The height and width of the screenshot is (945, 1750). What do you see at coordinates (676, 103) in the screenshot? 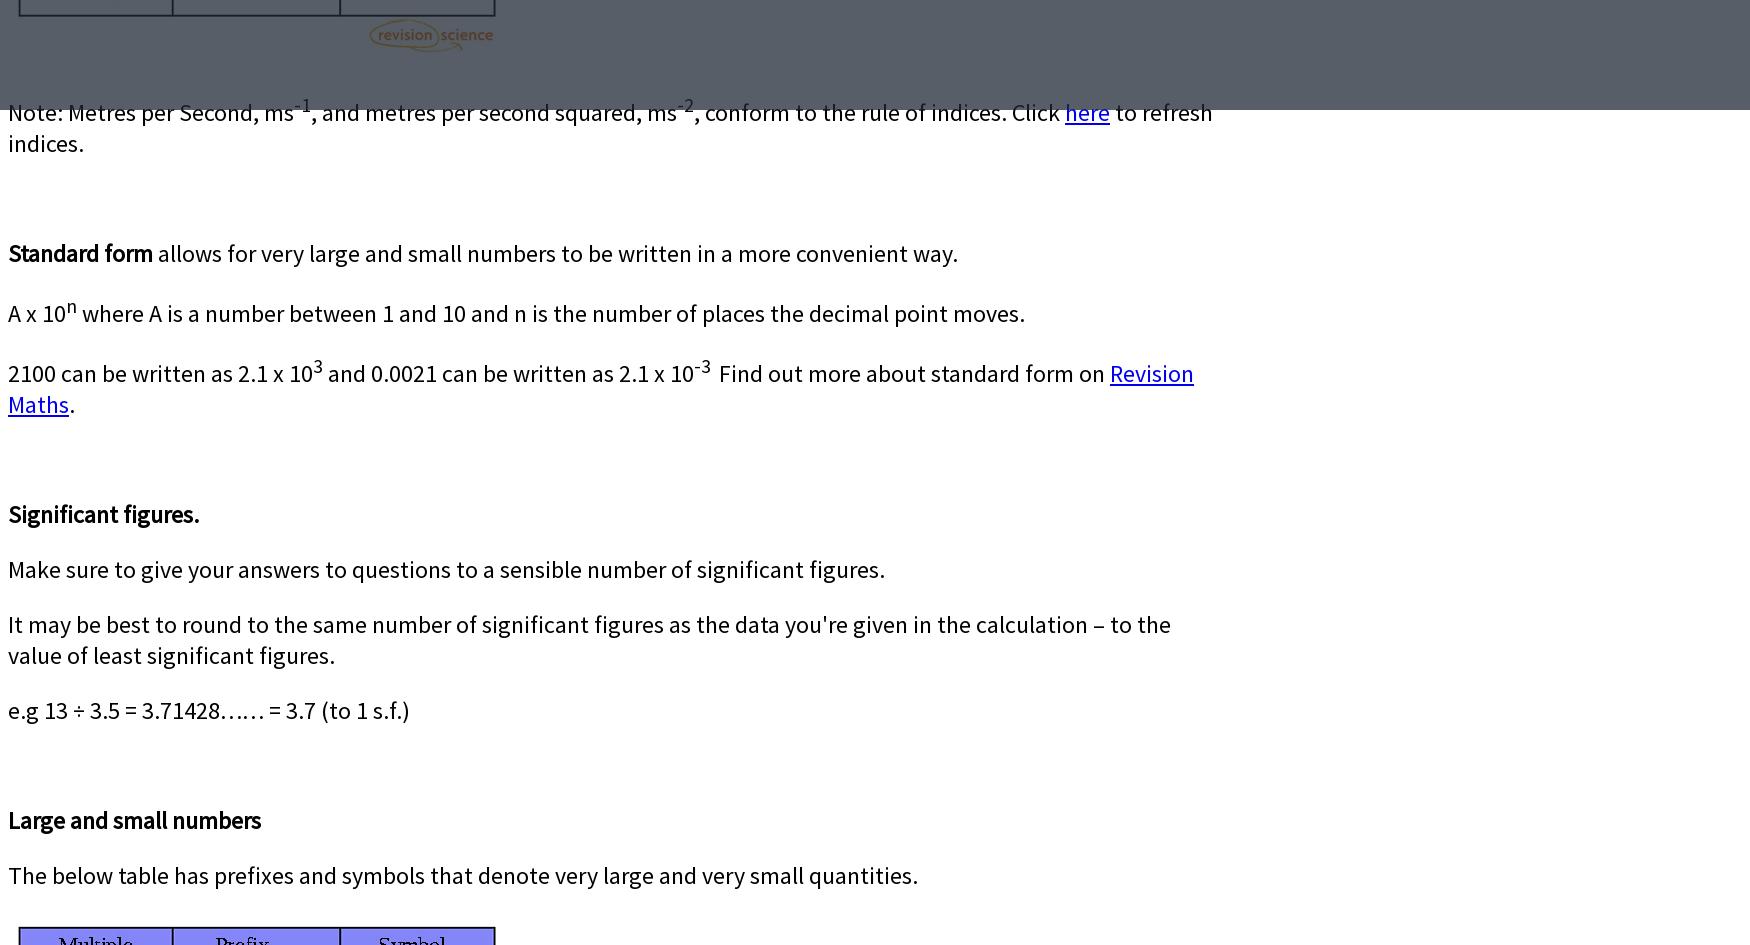
I see `'-2'` at bounding box center [676, 103].